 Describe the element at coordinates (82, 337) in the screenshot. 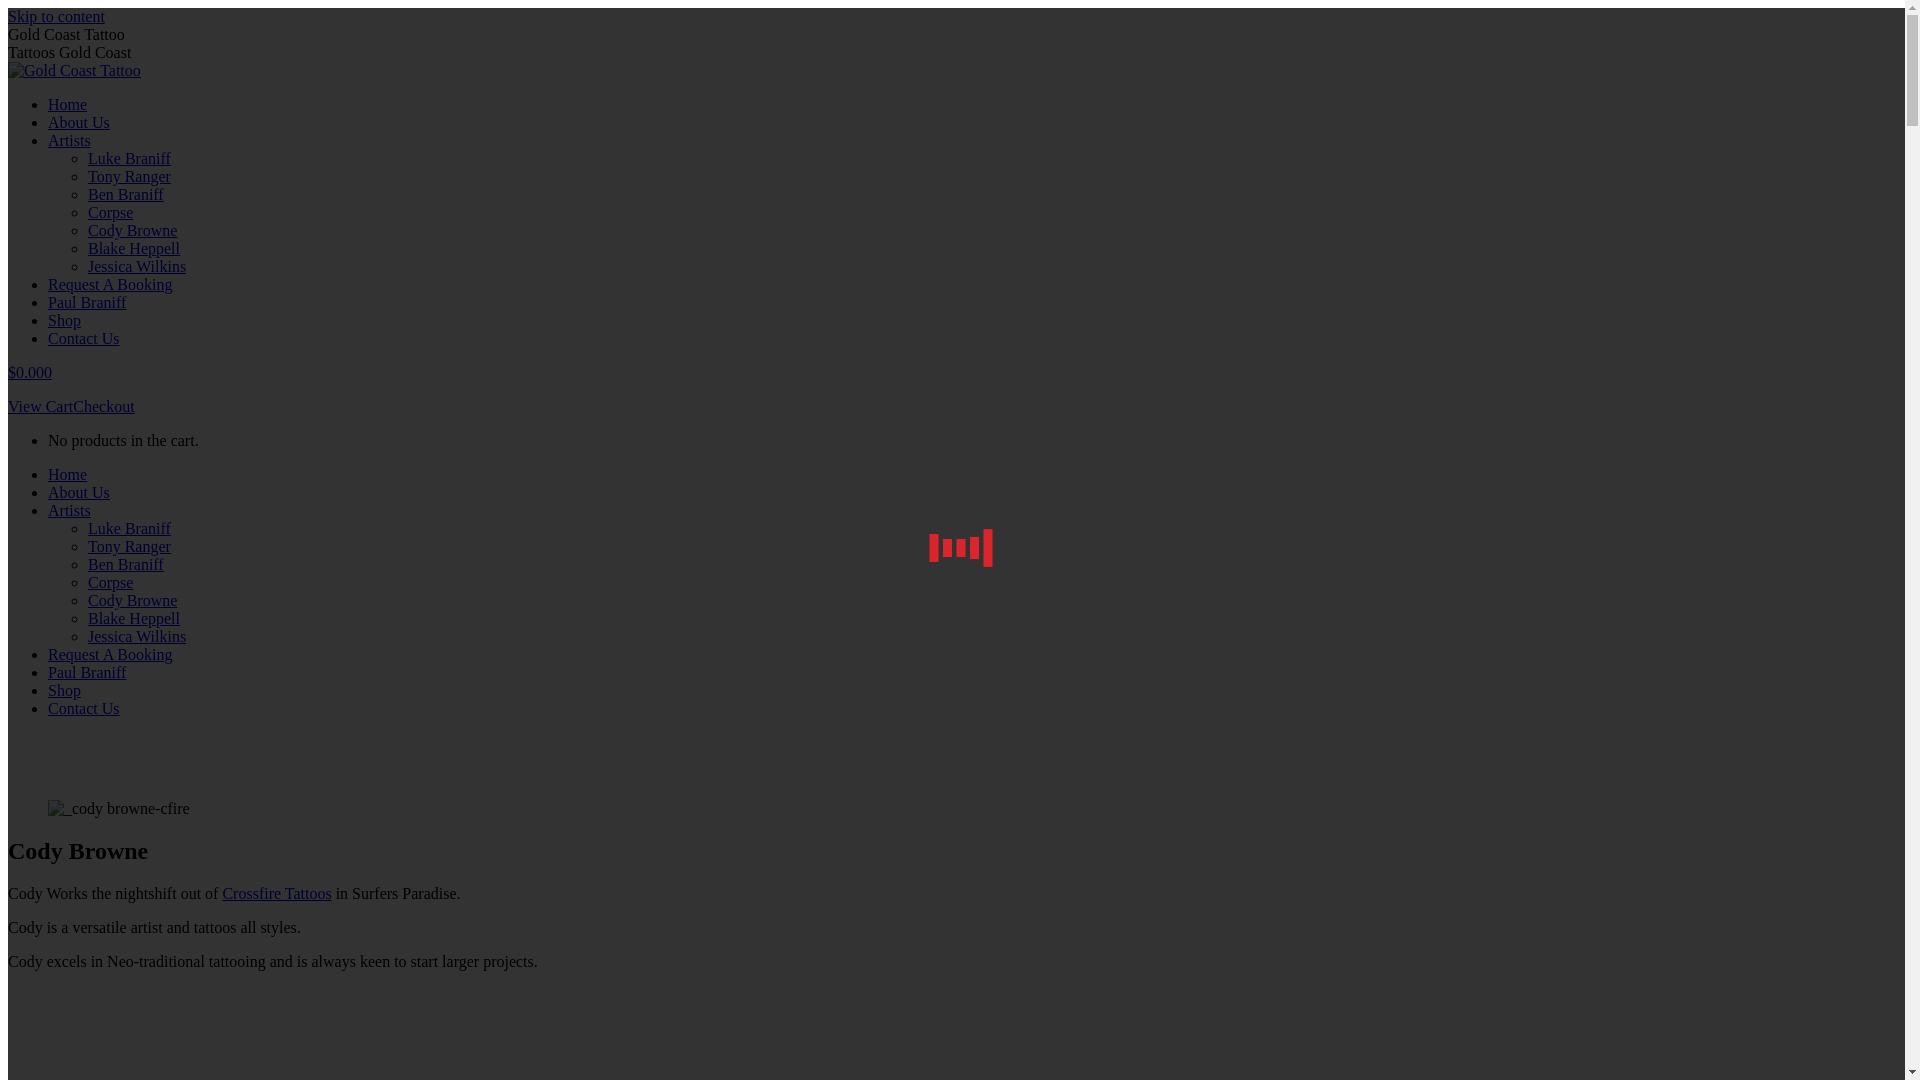

I see `'Contact Us'` at that location.